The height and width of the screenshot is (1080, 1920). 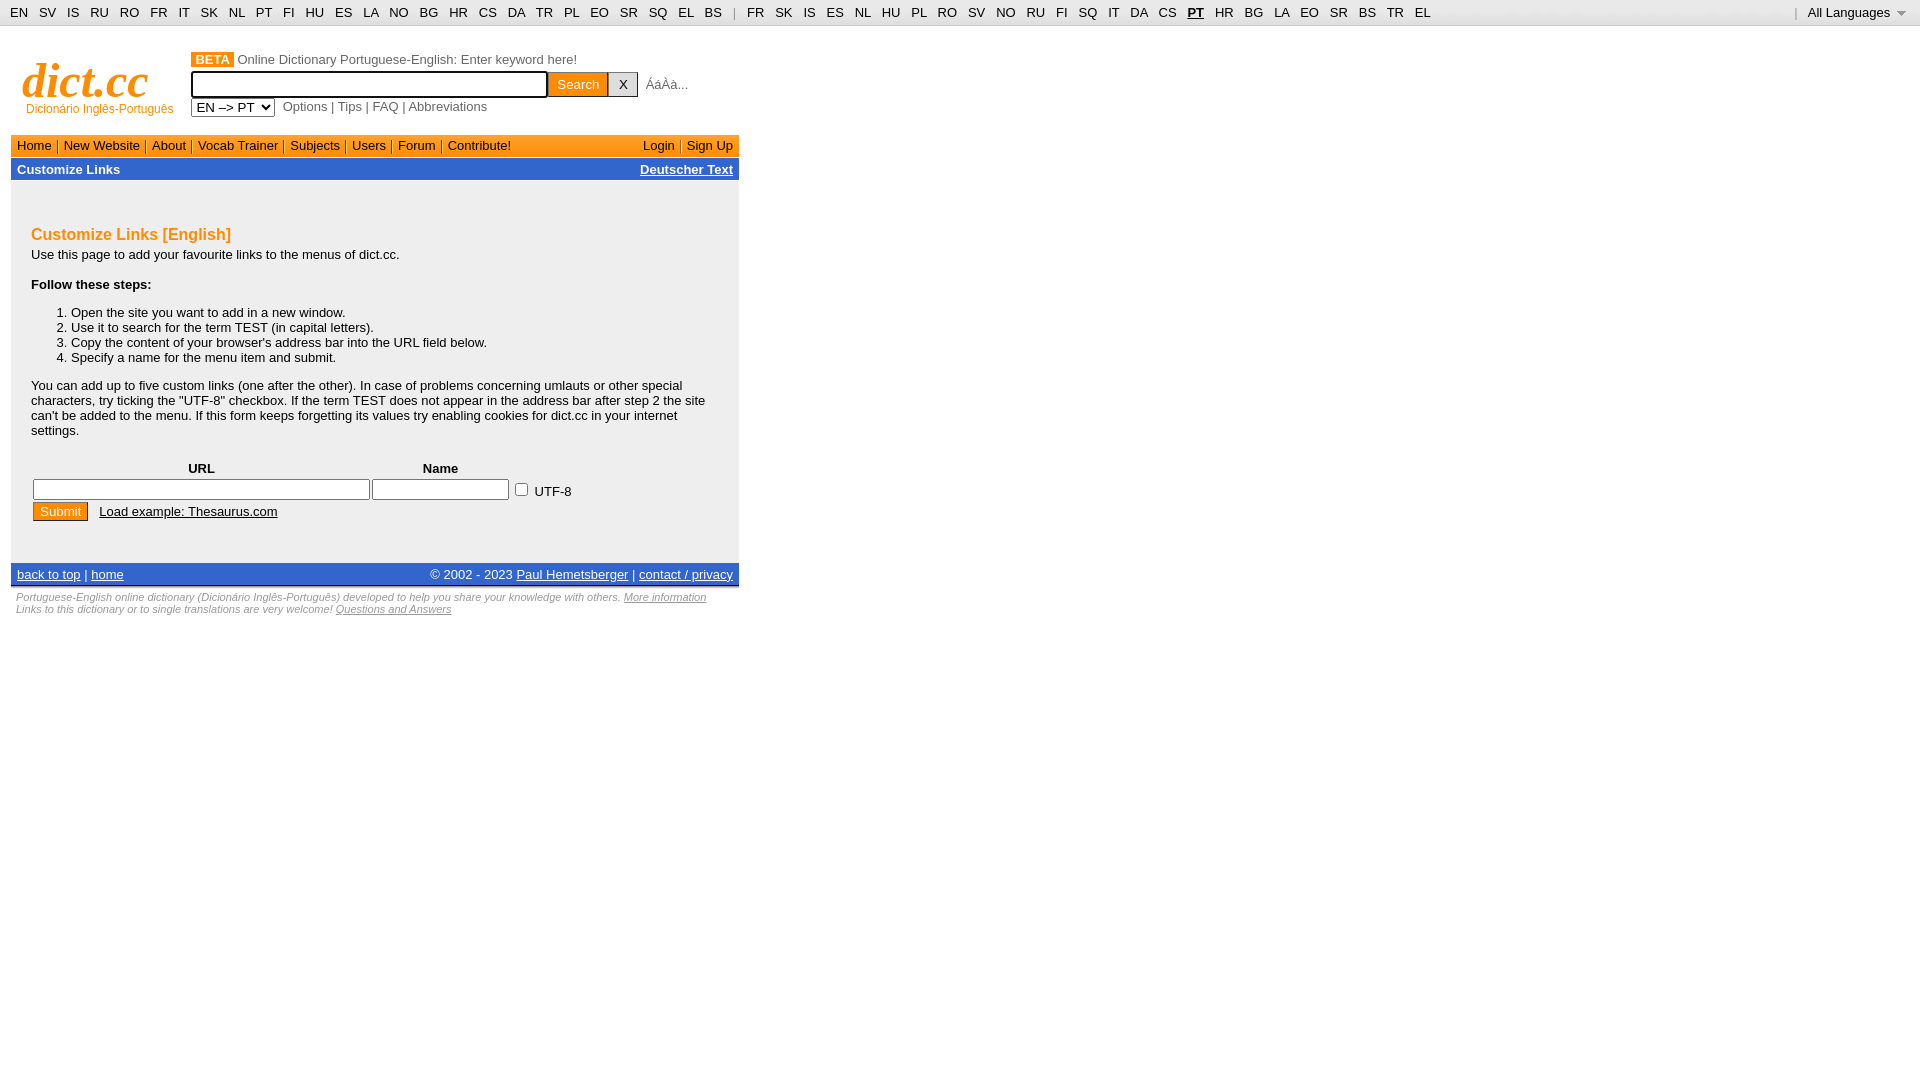 What do you see at coordinates (782, 12) in the screenshot?
I see `'SK'` at bounding box center [782, 12].